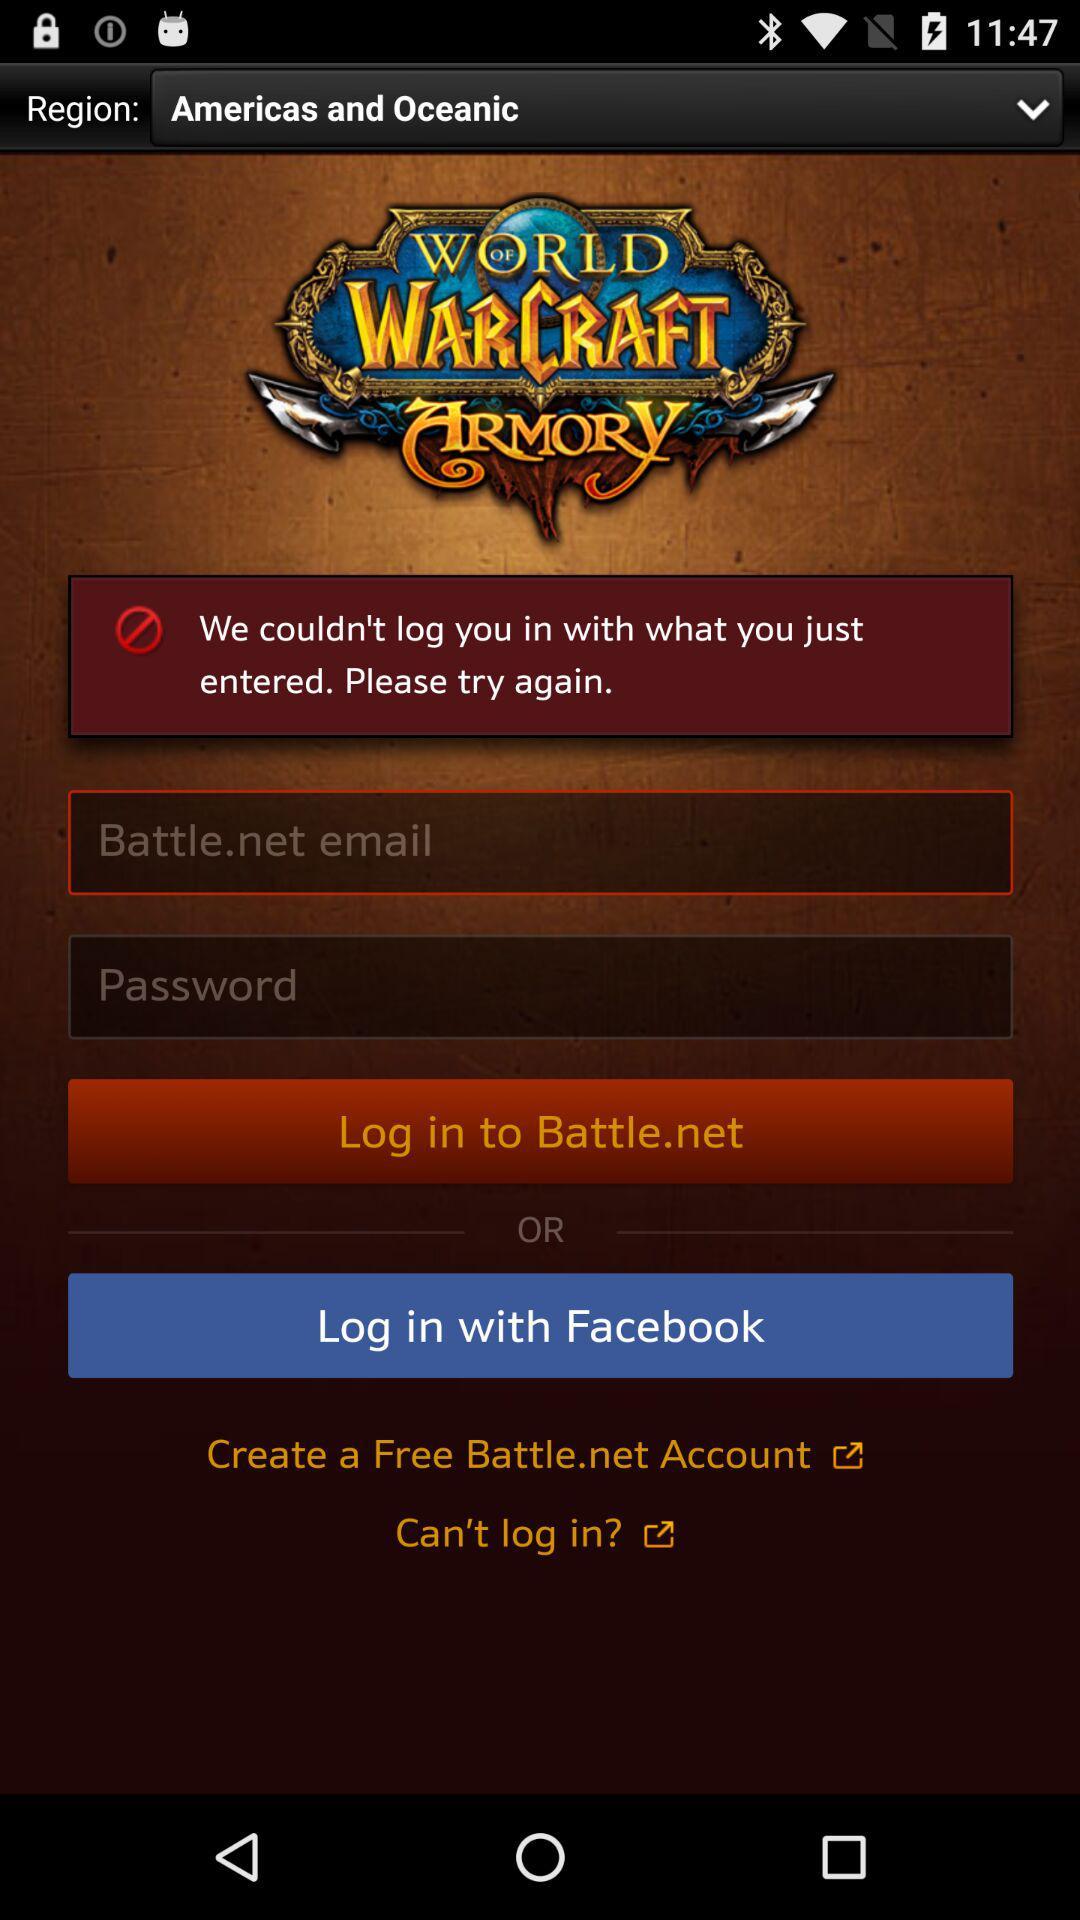 This screenshot has width=1080, height=1920. What do you see at coordinates (540, 973) in the screenshot?
I see `navigation area` at bounding box center [540, 973].